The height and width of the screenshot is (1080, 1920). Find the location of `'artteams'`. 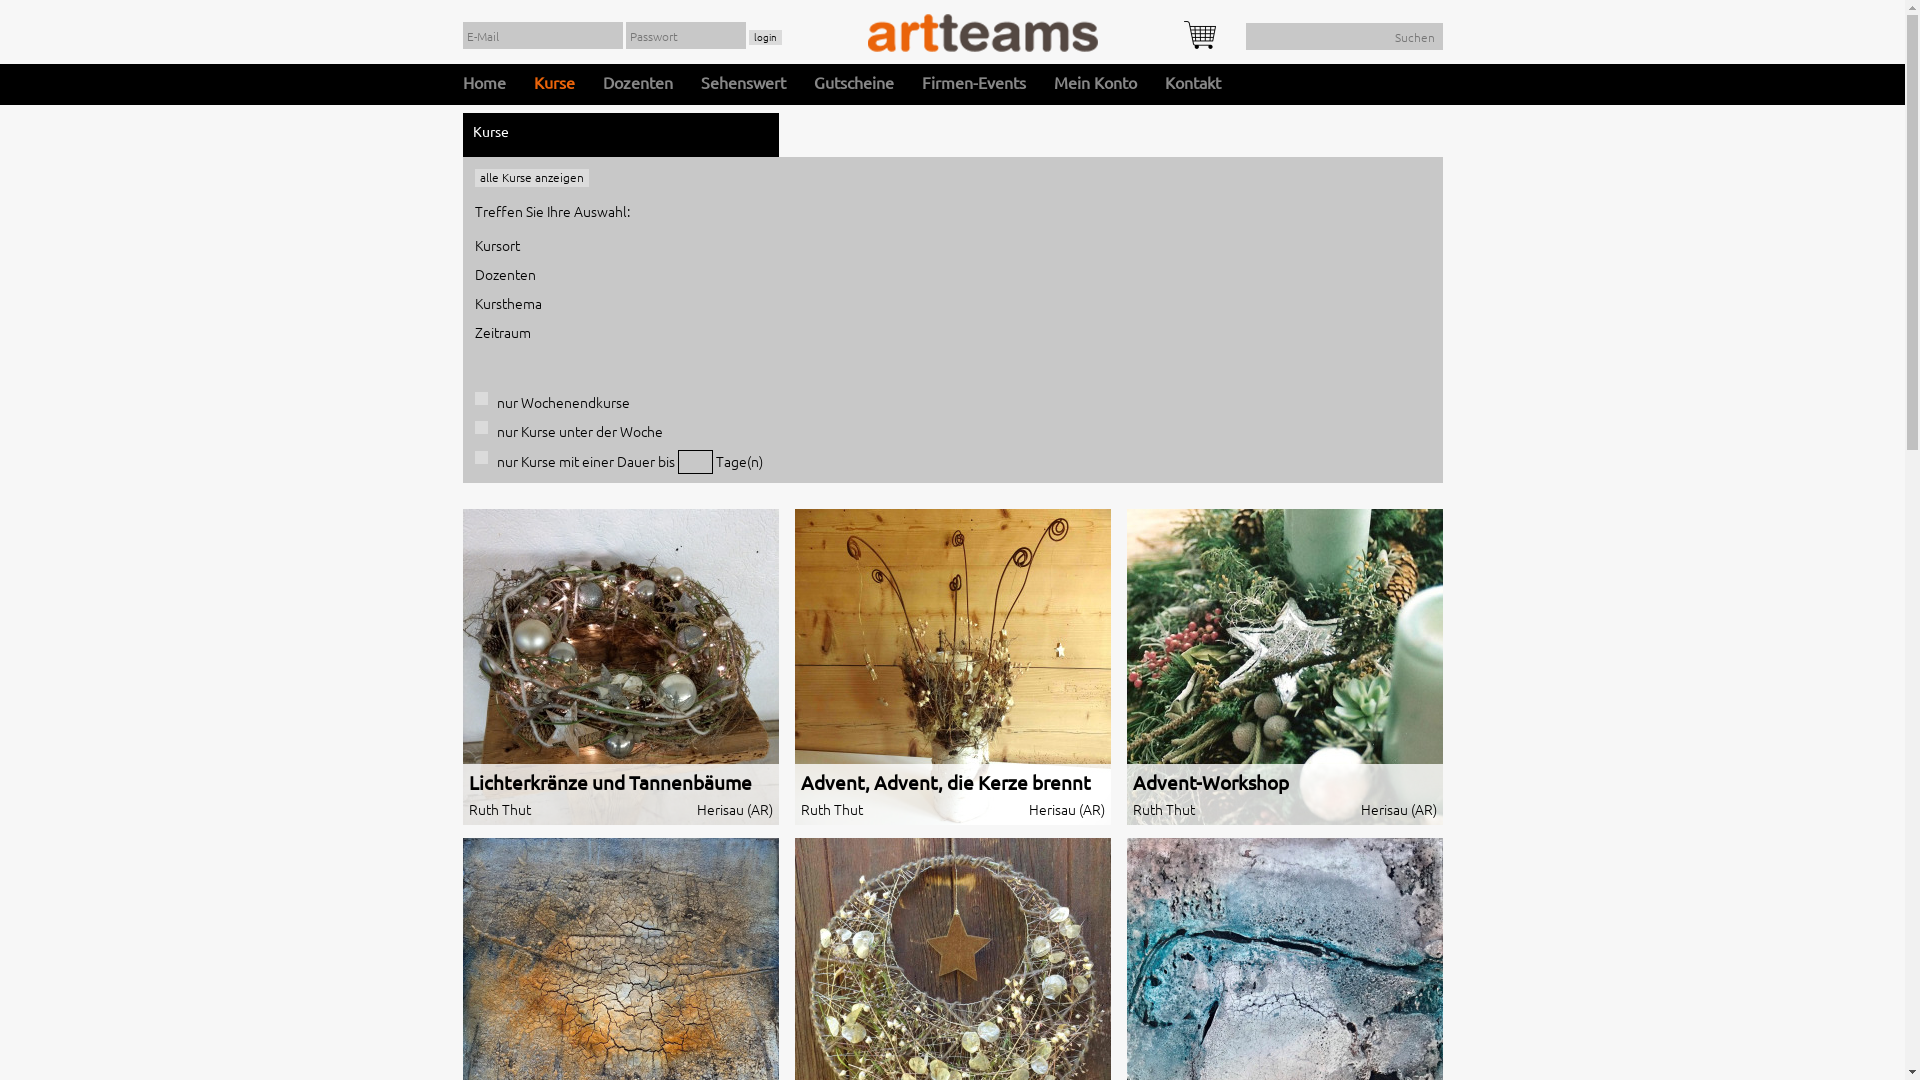

'artteams' is located at coordinates (868, 33).